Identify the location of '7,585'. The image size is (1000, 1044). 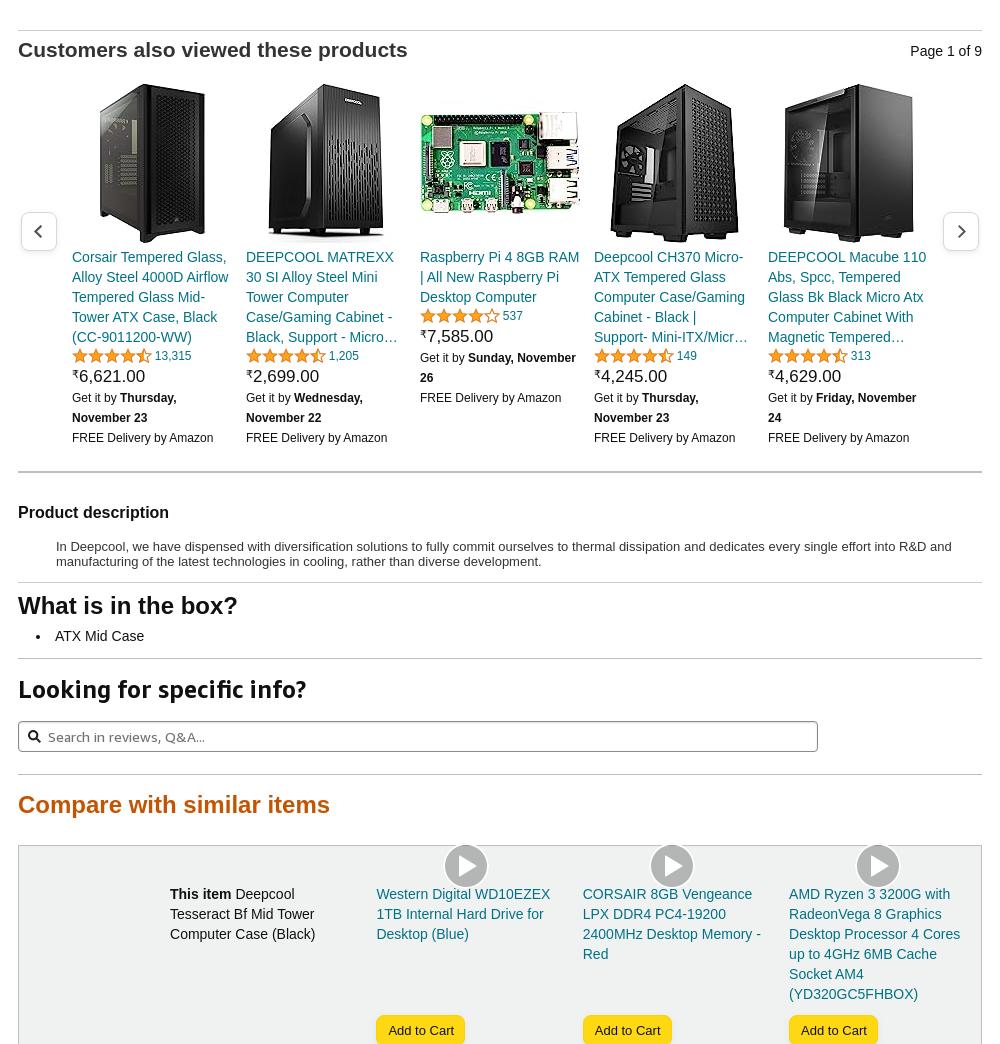
(447, 335).